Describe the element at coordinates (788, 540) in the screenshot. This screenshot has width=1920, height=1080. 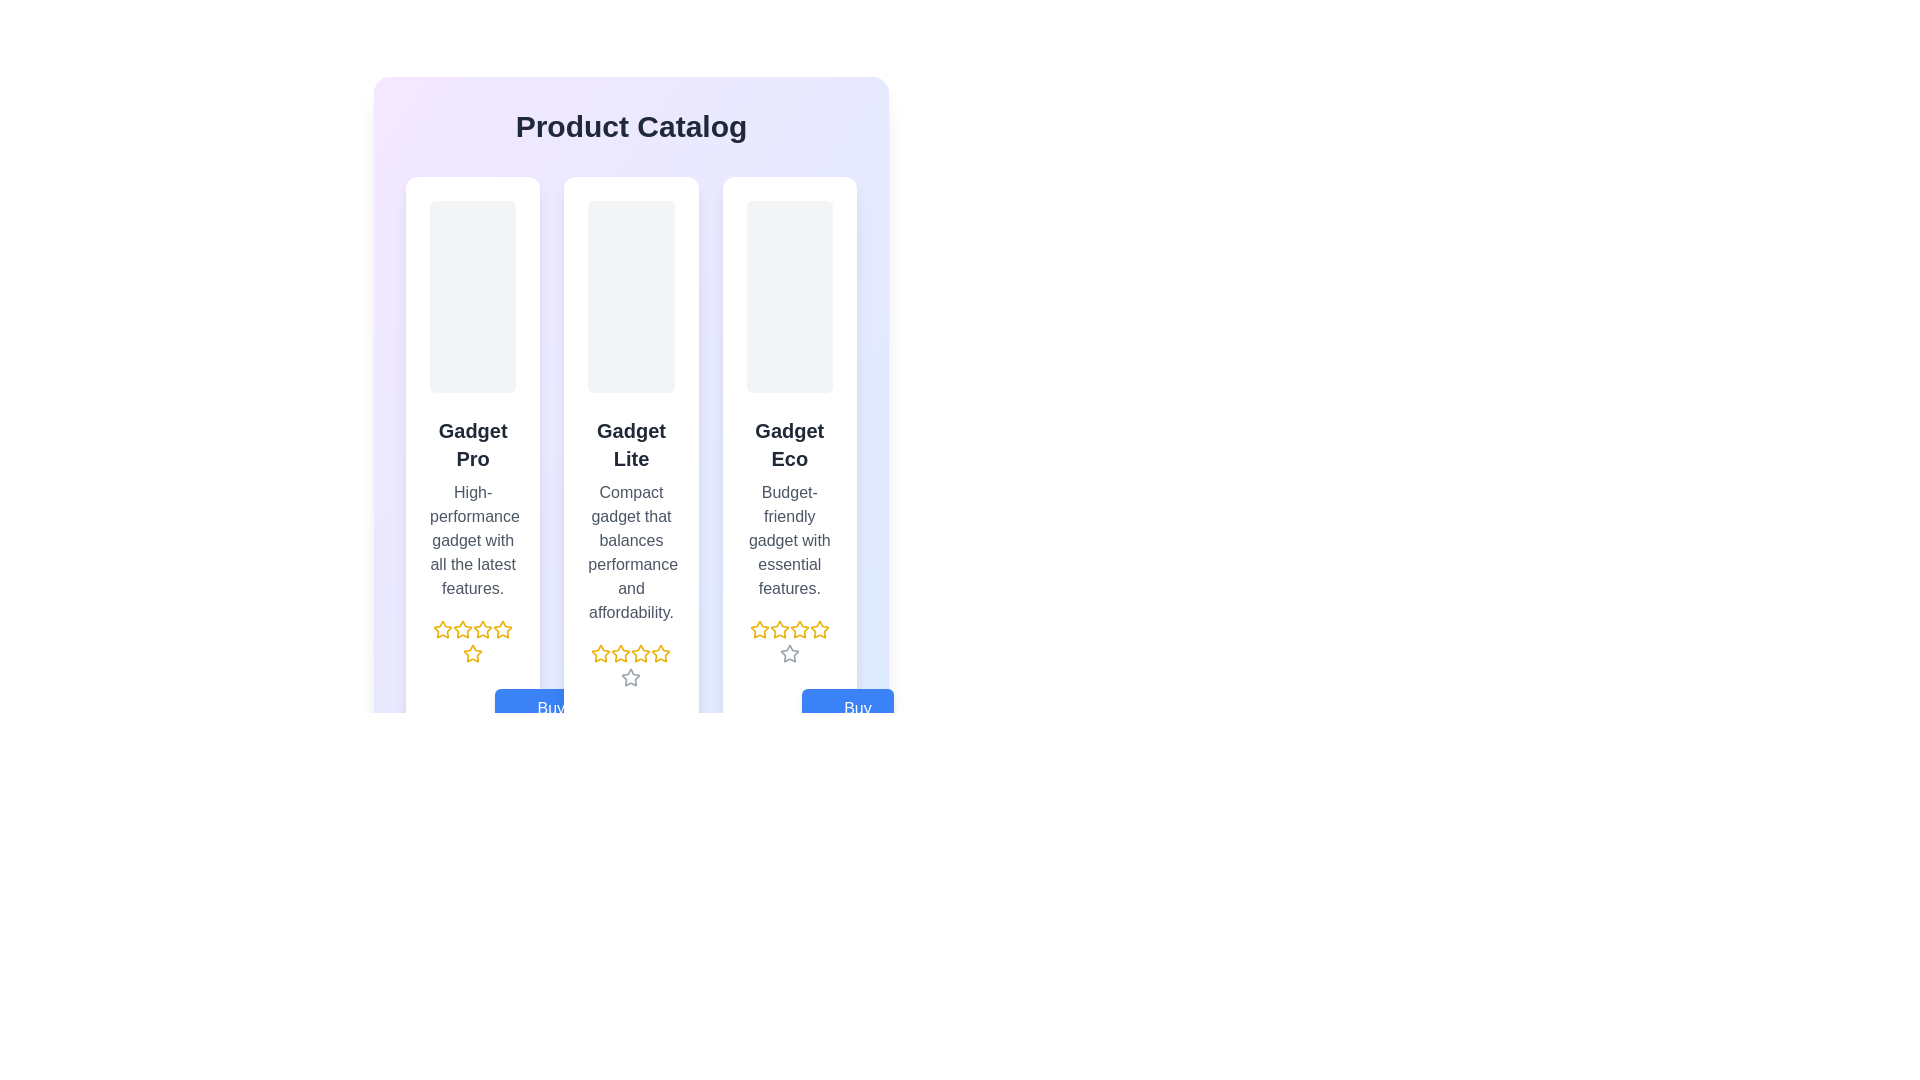
I see `the text label that reads 'Budget-friendly gadget with essential features.' positioned beneath the title 'Gadget Eco' in the third product card from the left` at that location.